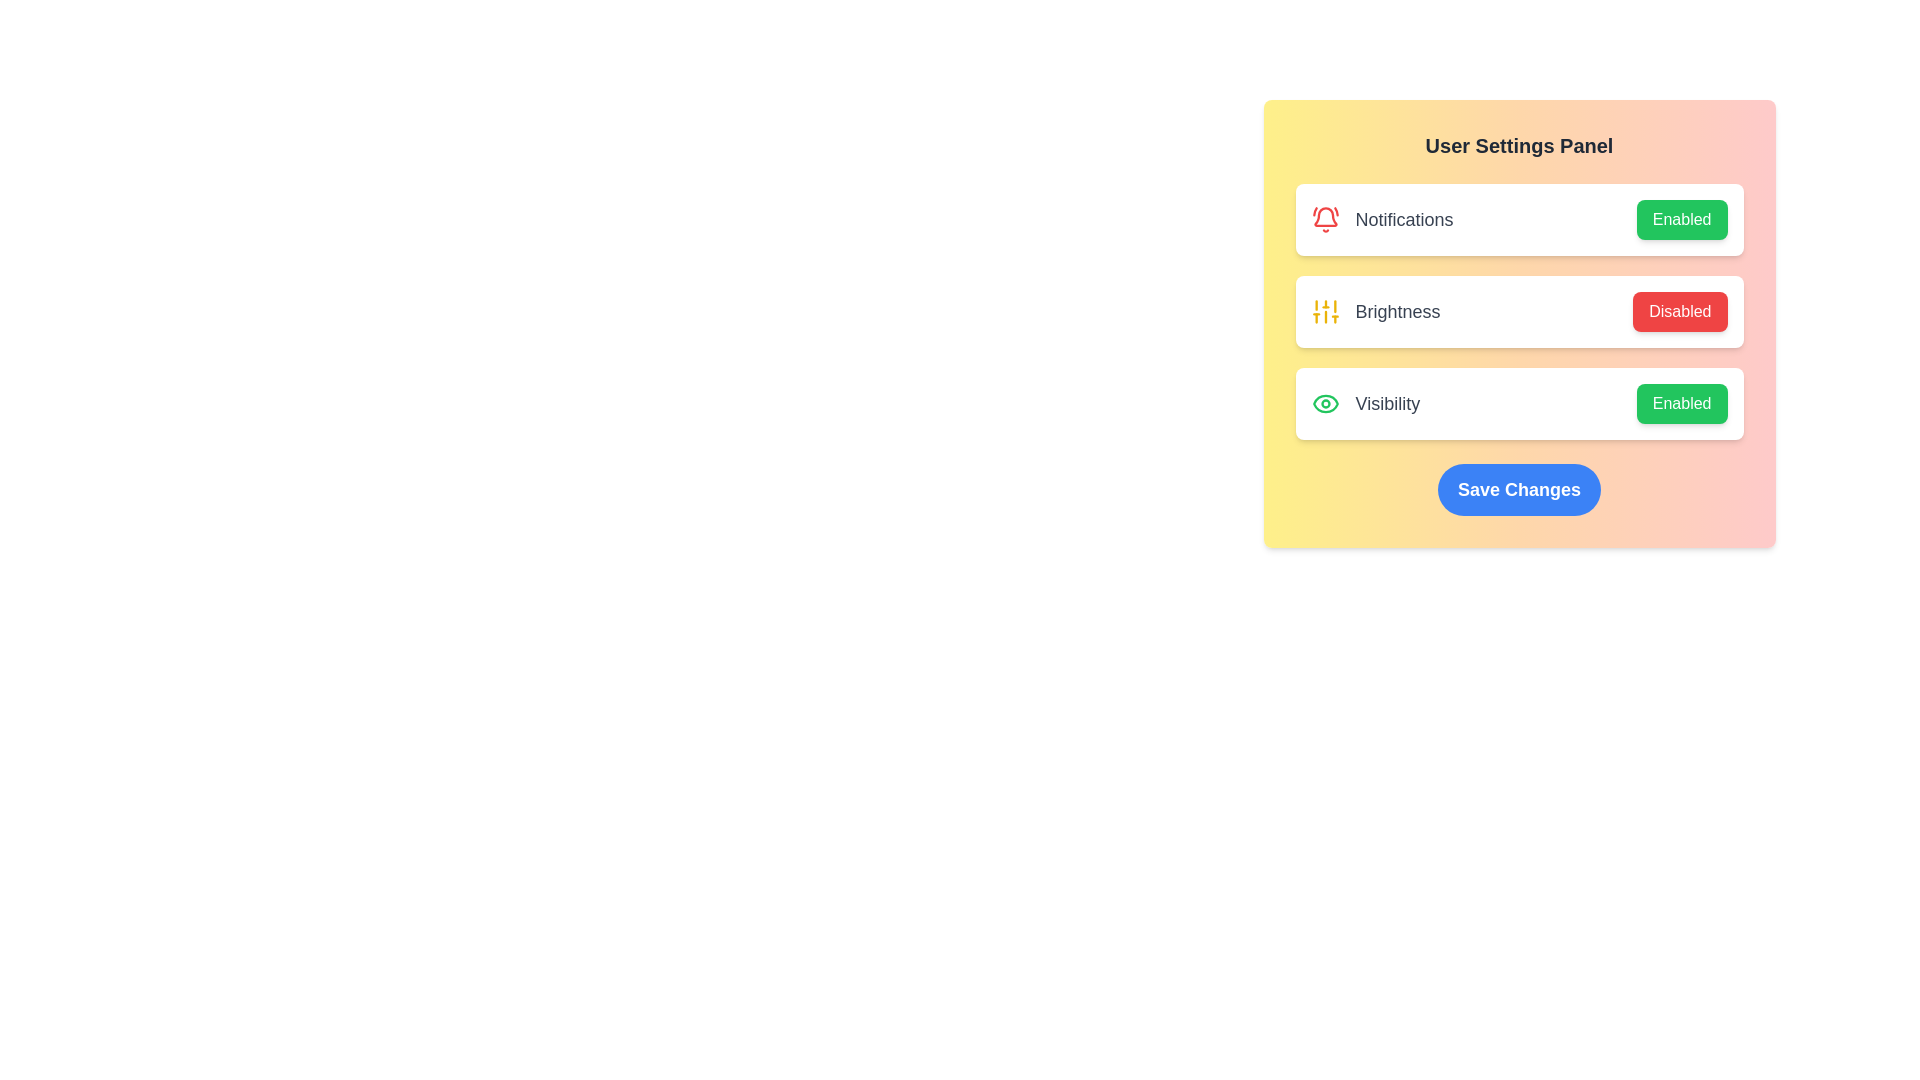 The height and width of the screenshot is (1080, 1920). I want to click on 'Save Changes' button to save the current settings, so click(1519, 489).